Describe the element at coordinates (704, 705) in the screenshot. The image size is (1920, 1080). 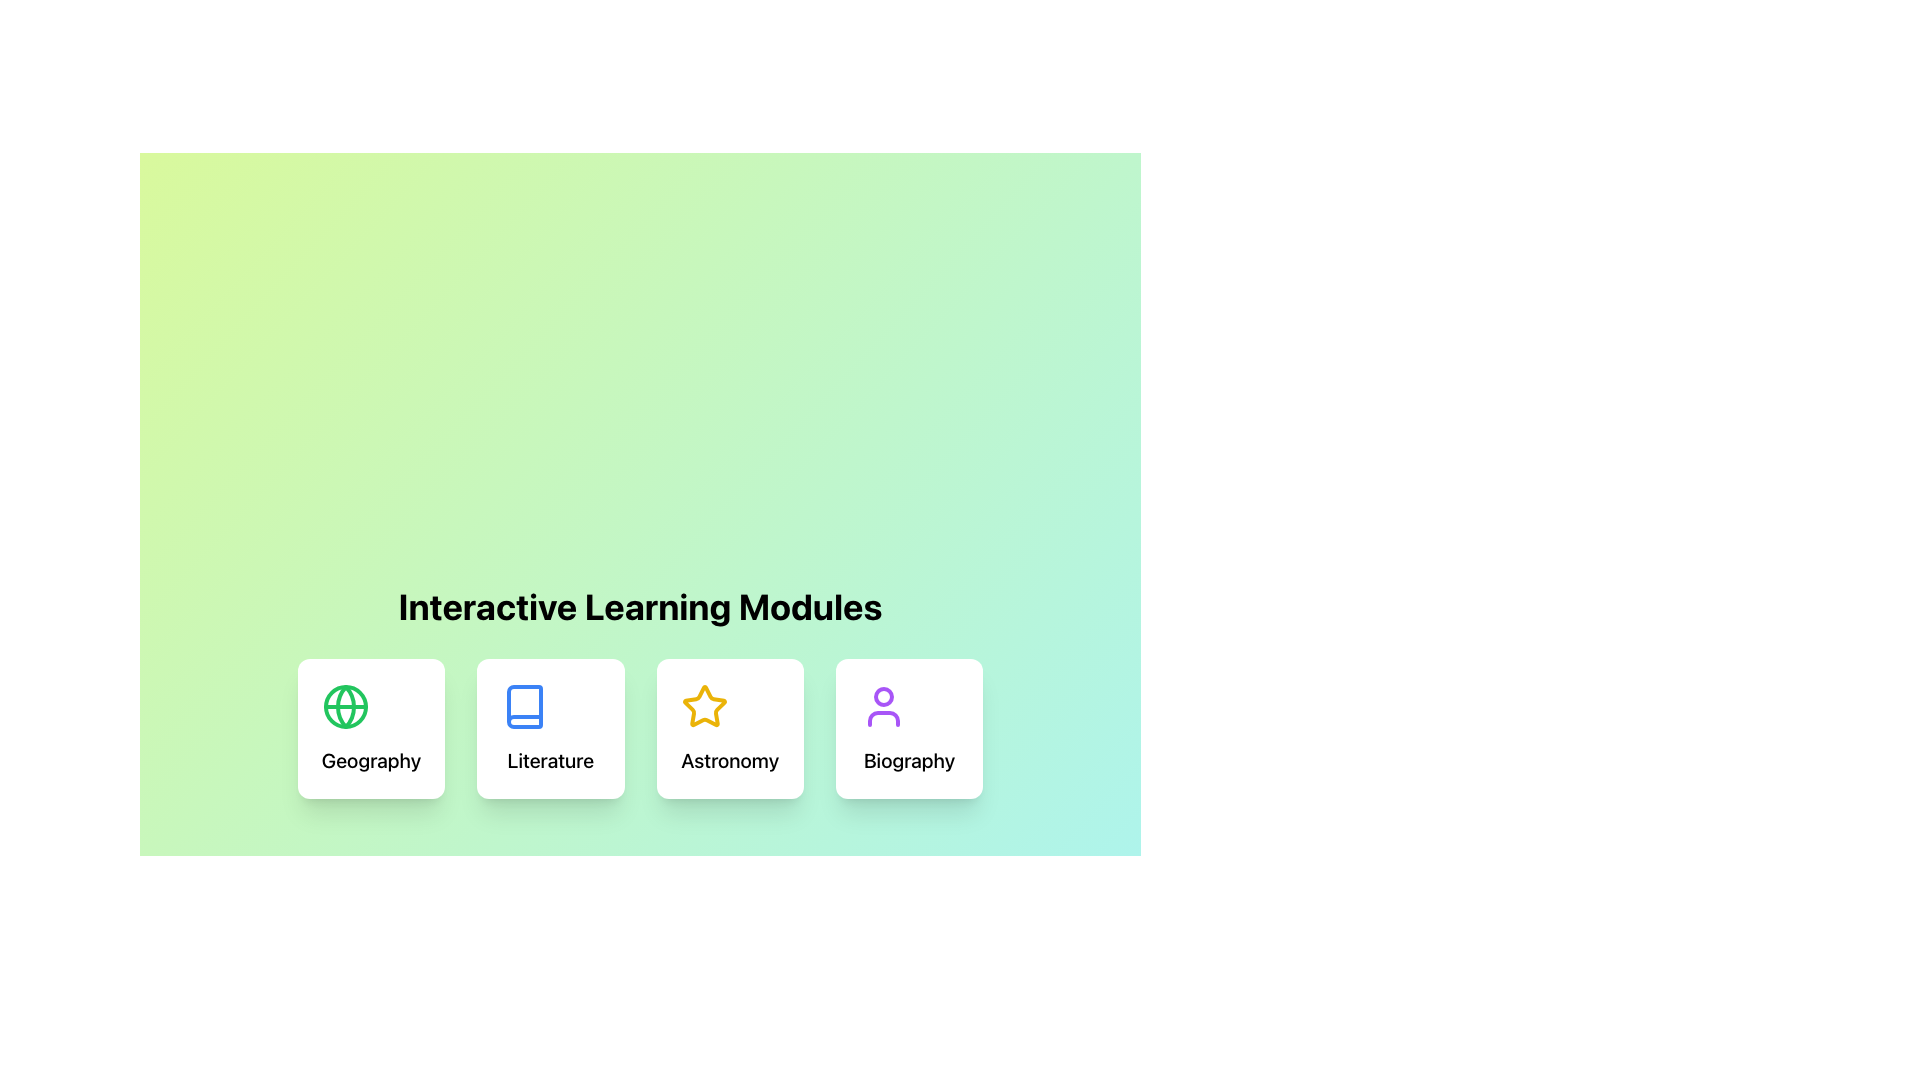
I see `the star-shaped icon with a yellow outline and white interior located at the top of the 'Astronomy' card, which is the third card in the horizontal row under 'Interactive Learning Modules'` at that location.